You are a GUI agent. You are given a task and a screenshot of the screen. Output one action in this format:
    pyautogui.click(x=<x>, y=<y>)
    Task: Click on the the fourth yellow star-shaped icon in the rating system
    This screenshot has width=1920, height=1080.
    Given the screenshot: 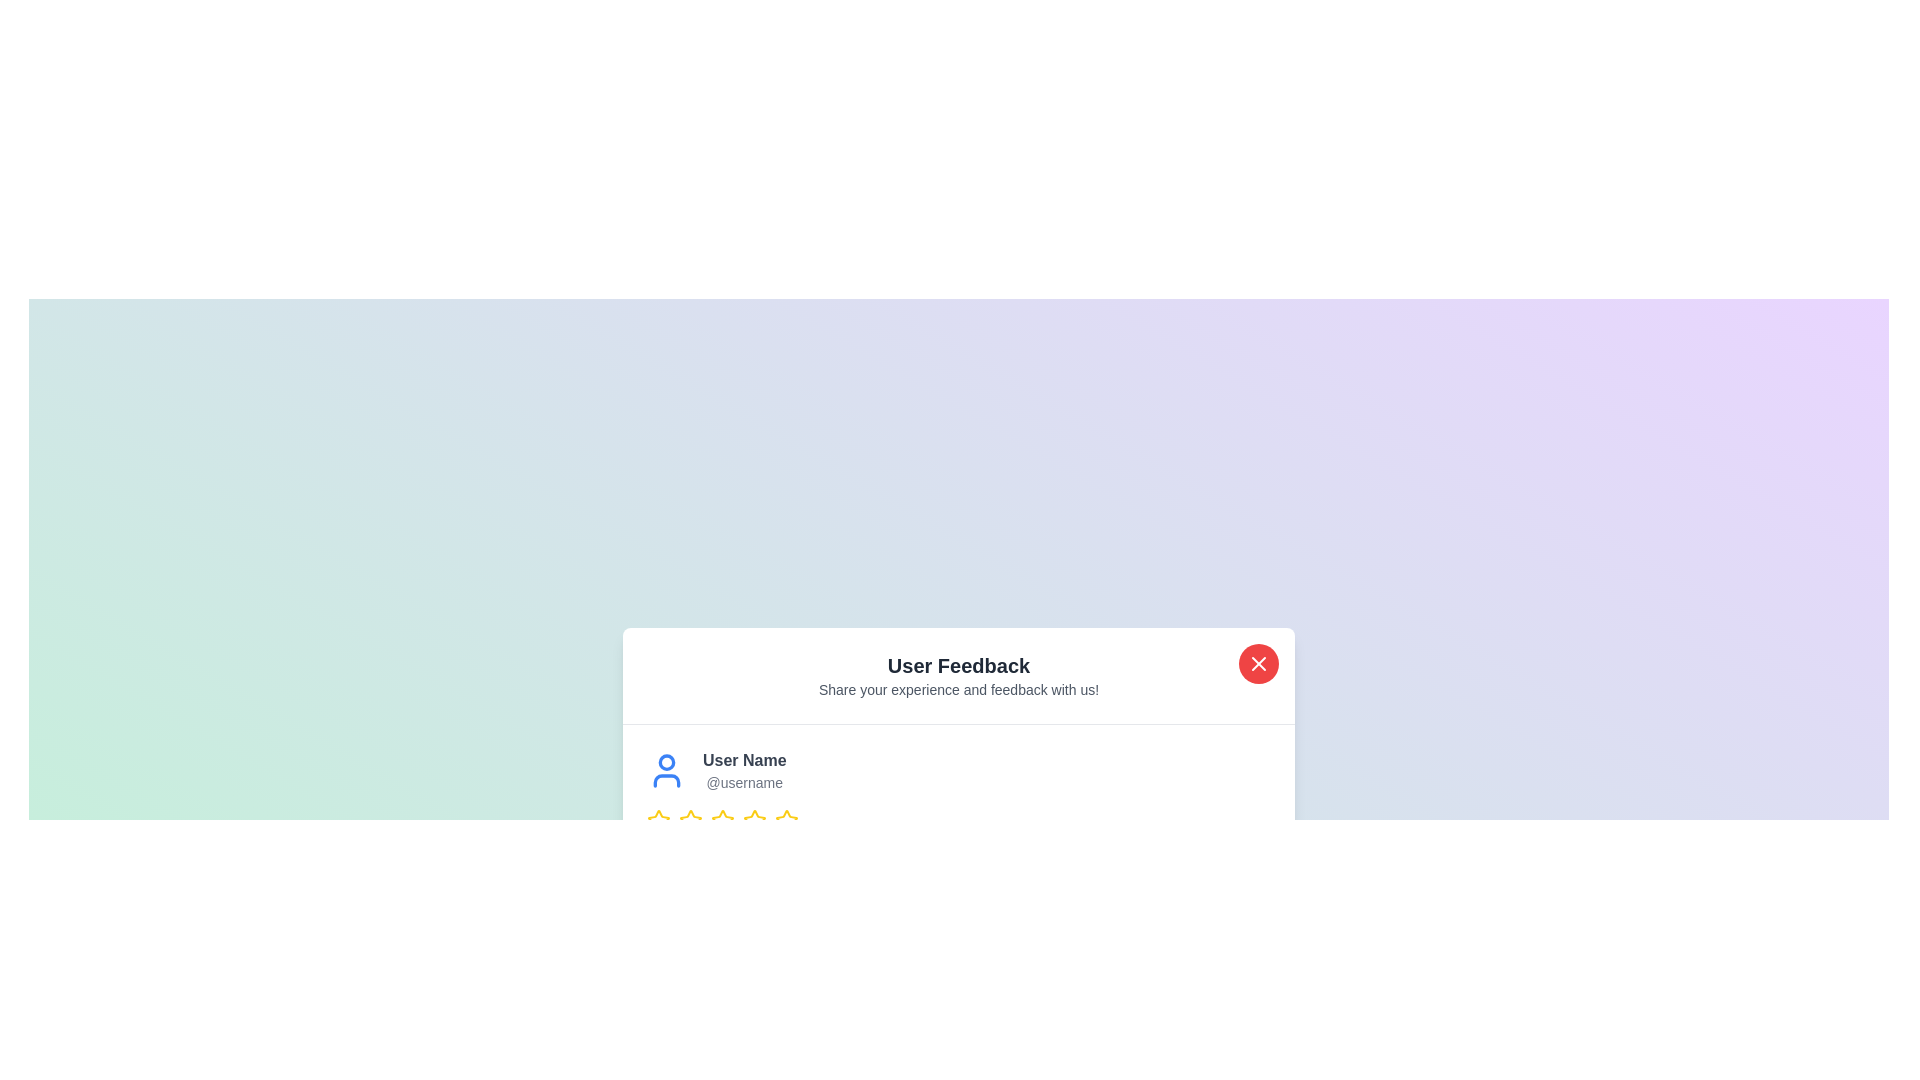 What is the action you would take?
    pyautogui.click(x=722, y=820)
    